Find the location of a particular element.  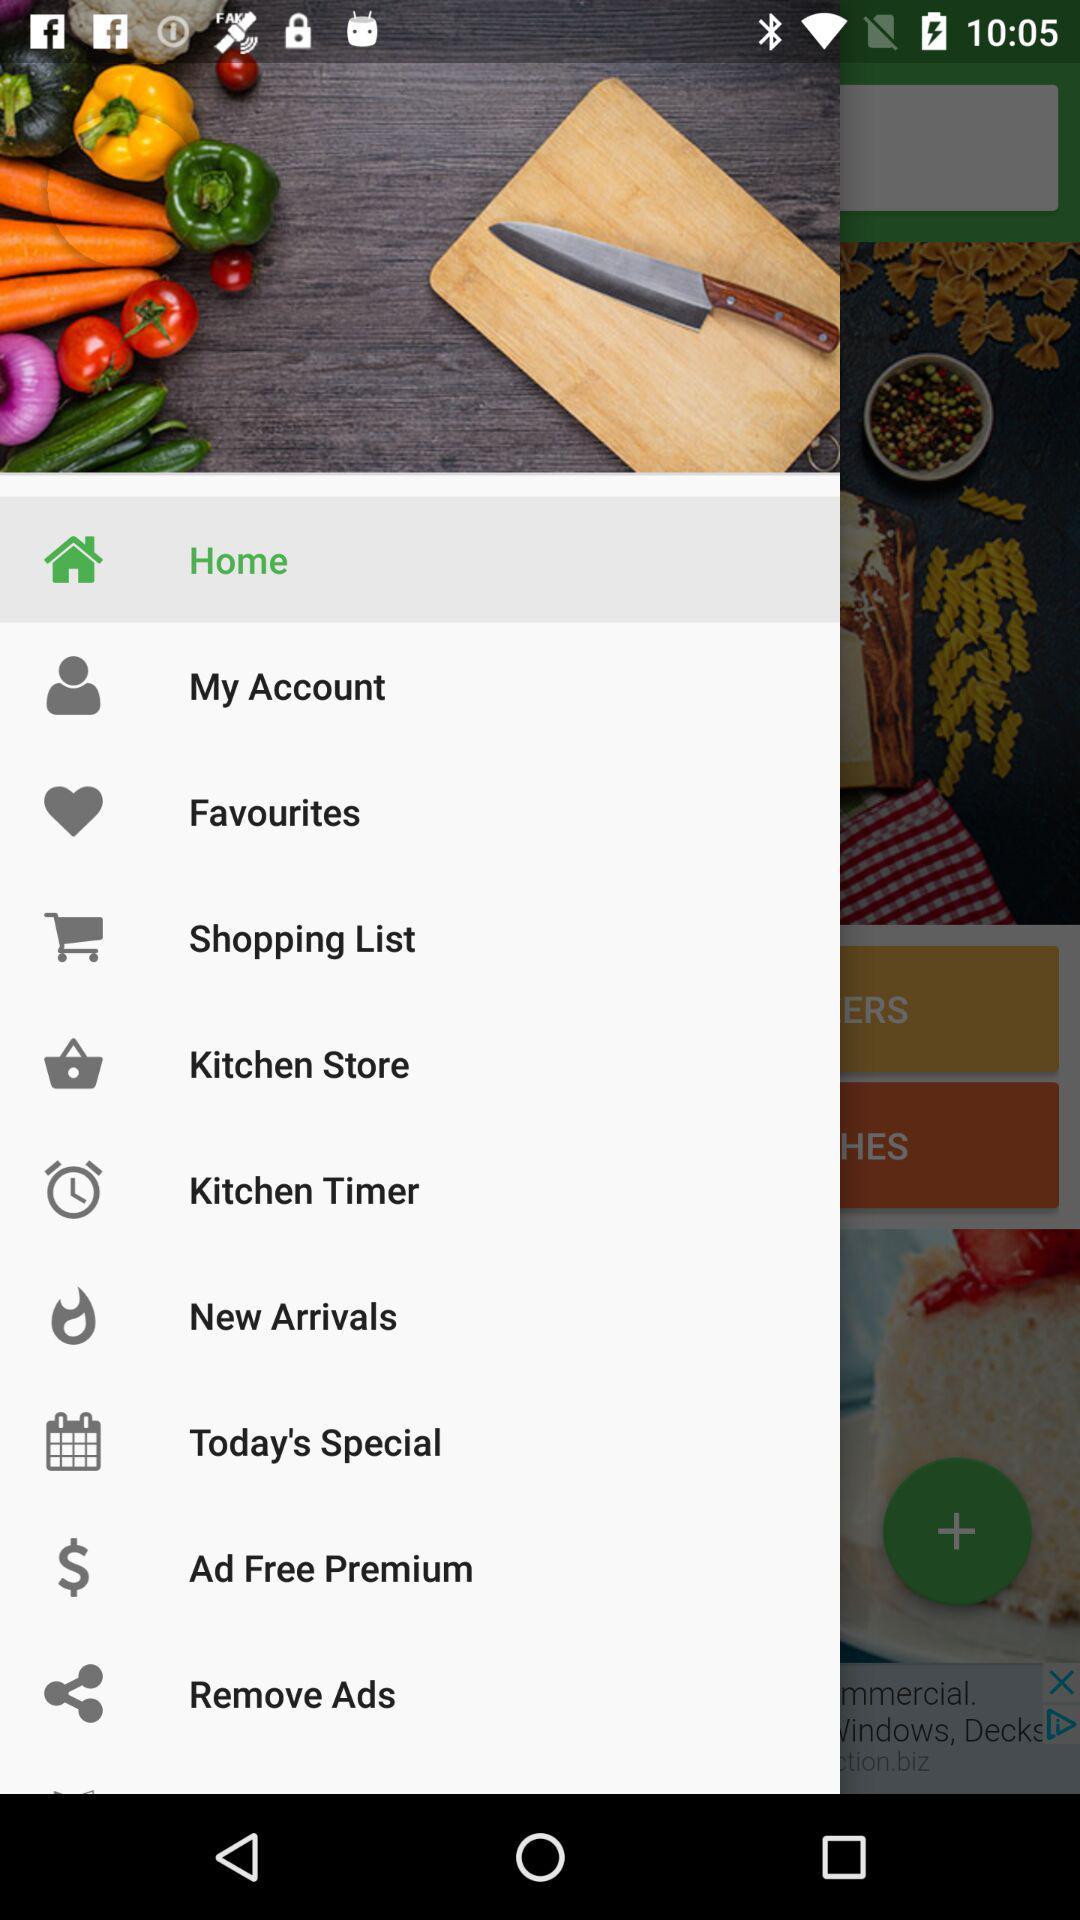

the add icon is located at coordinates (955, 1538).